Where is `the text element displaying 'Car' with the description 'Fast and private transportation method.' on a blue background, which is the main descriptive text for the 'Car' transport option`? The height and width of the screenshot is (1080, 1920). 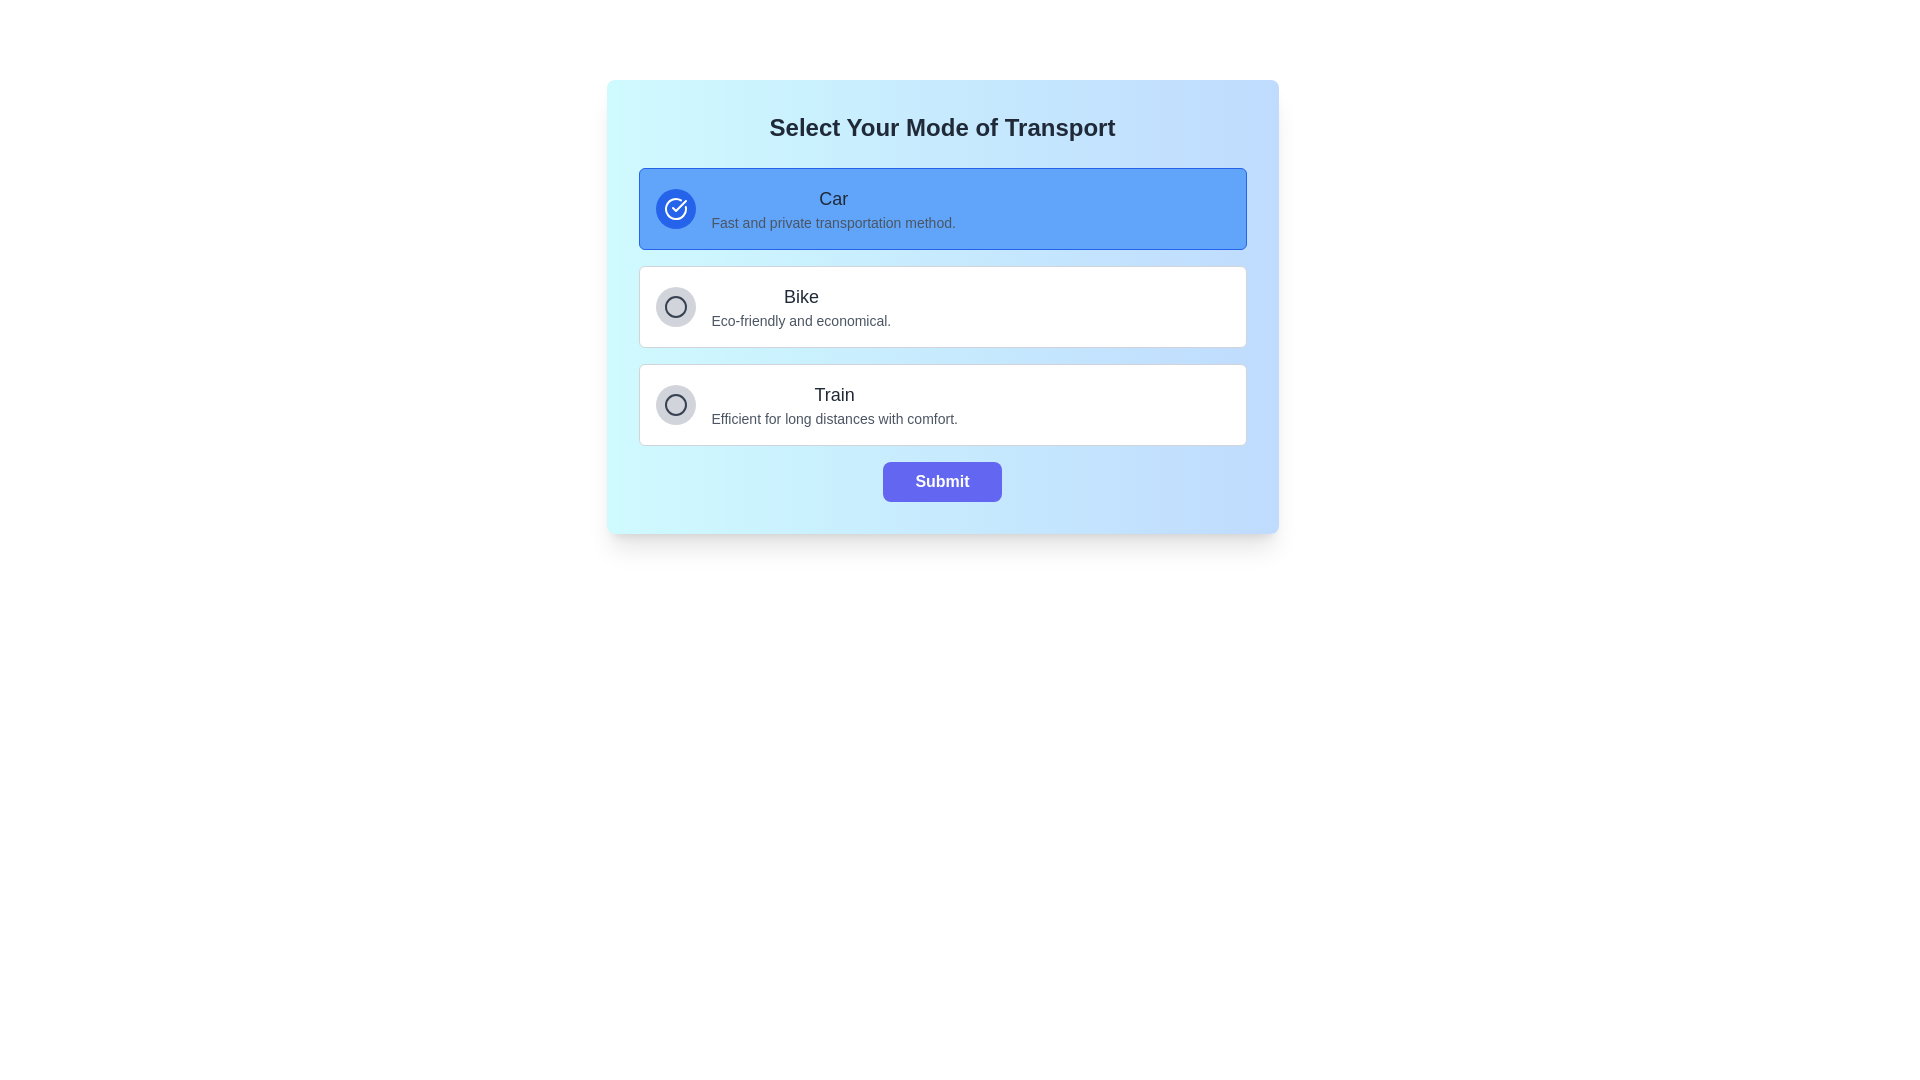
the text element displaying 'Car' with the description 'Fast and private transportation method.' on a blue background, which is the main descriptive text for the 'Car' transport option is located at coordinates (833, 208).